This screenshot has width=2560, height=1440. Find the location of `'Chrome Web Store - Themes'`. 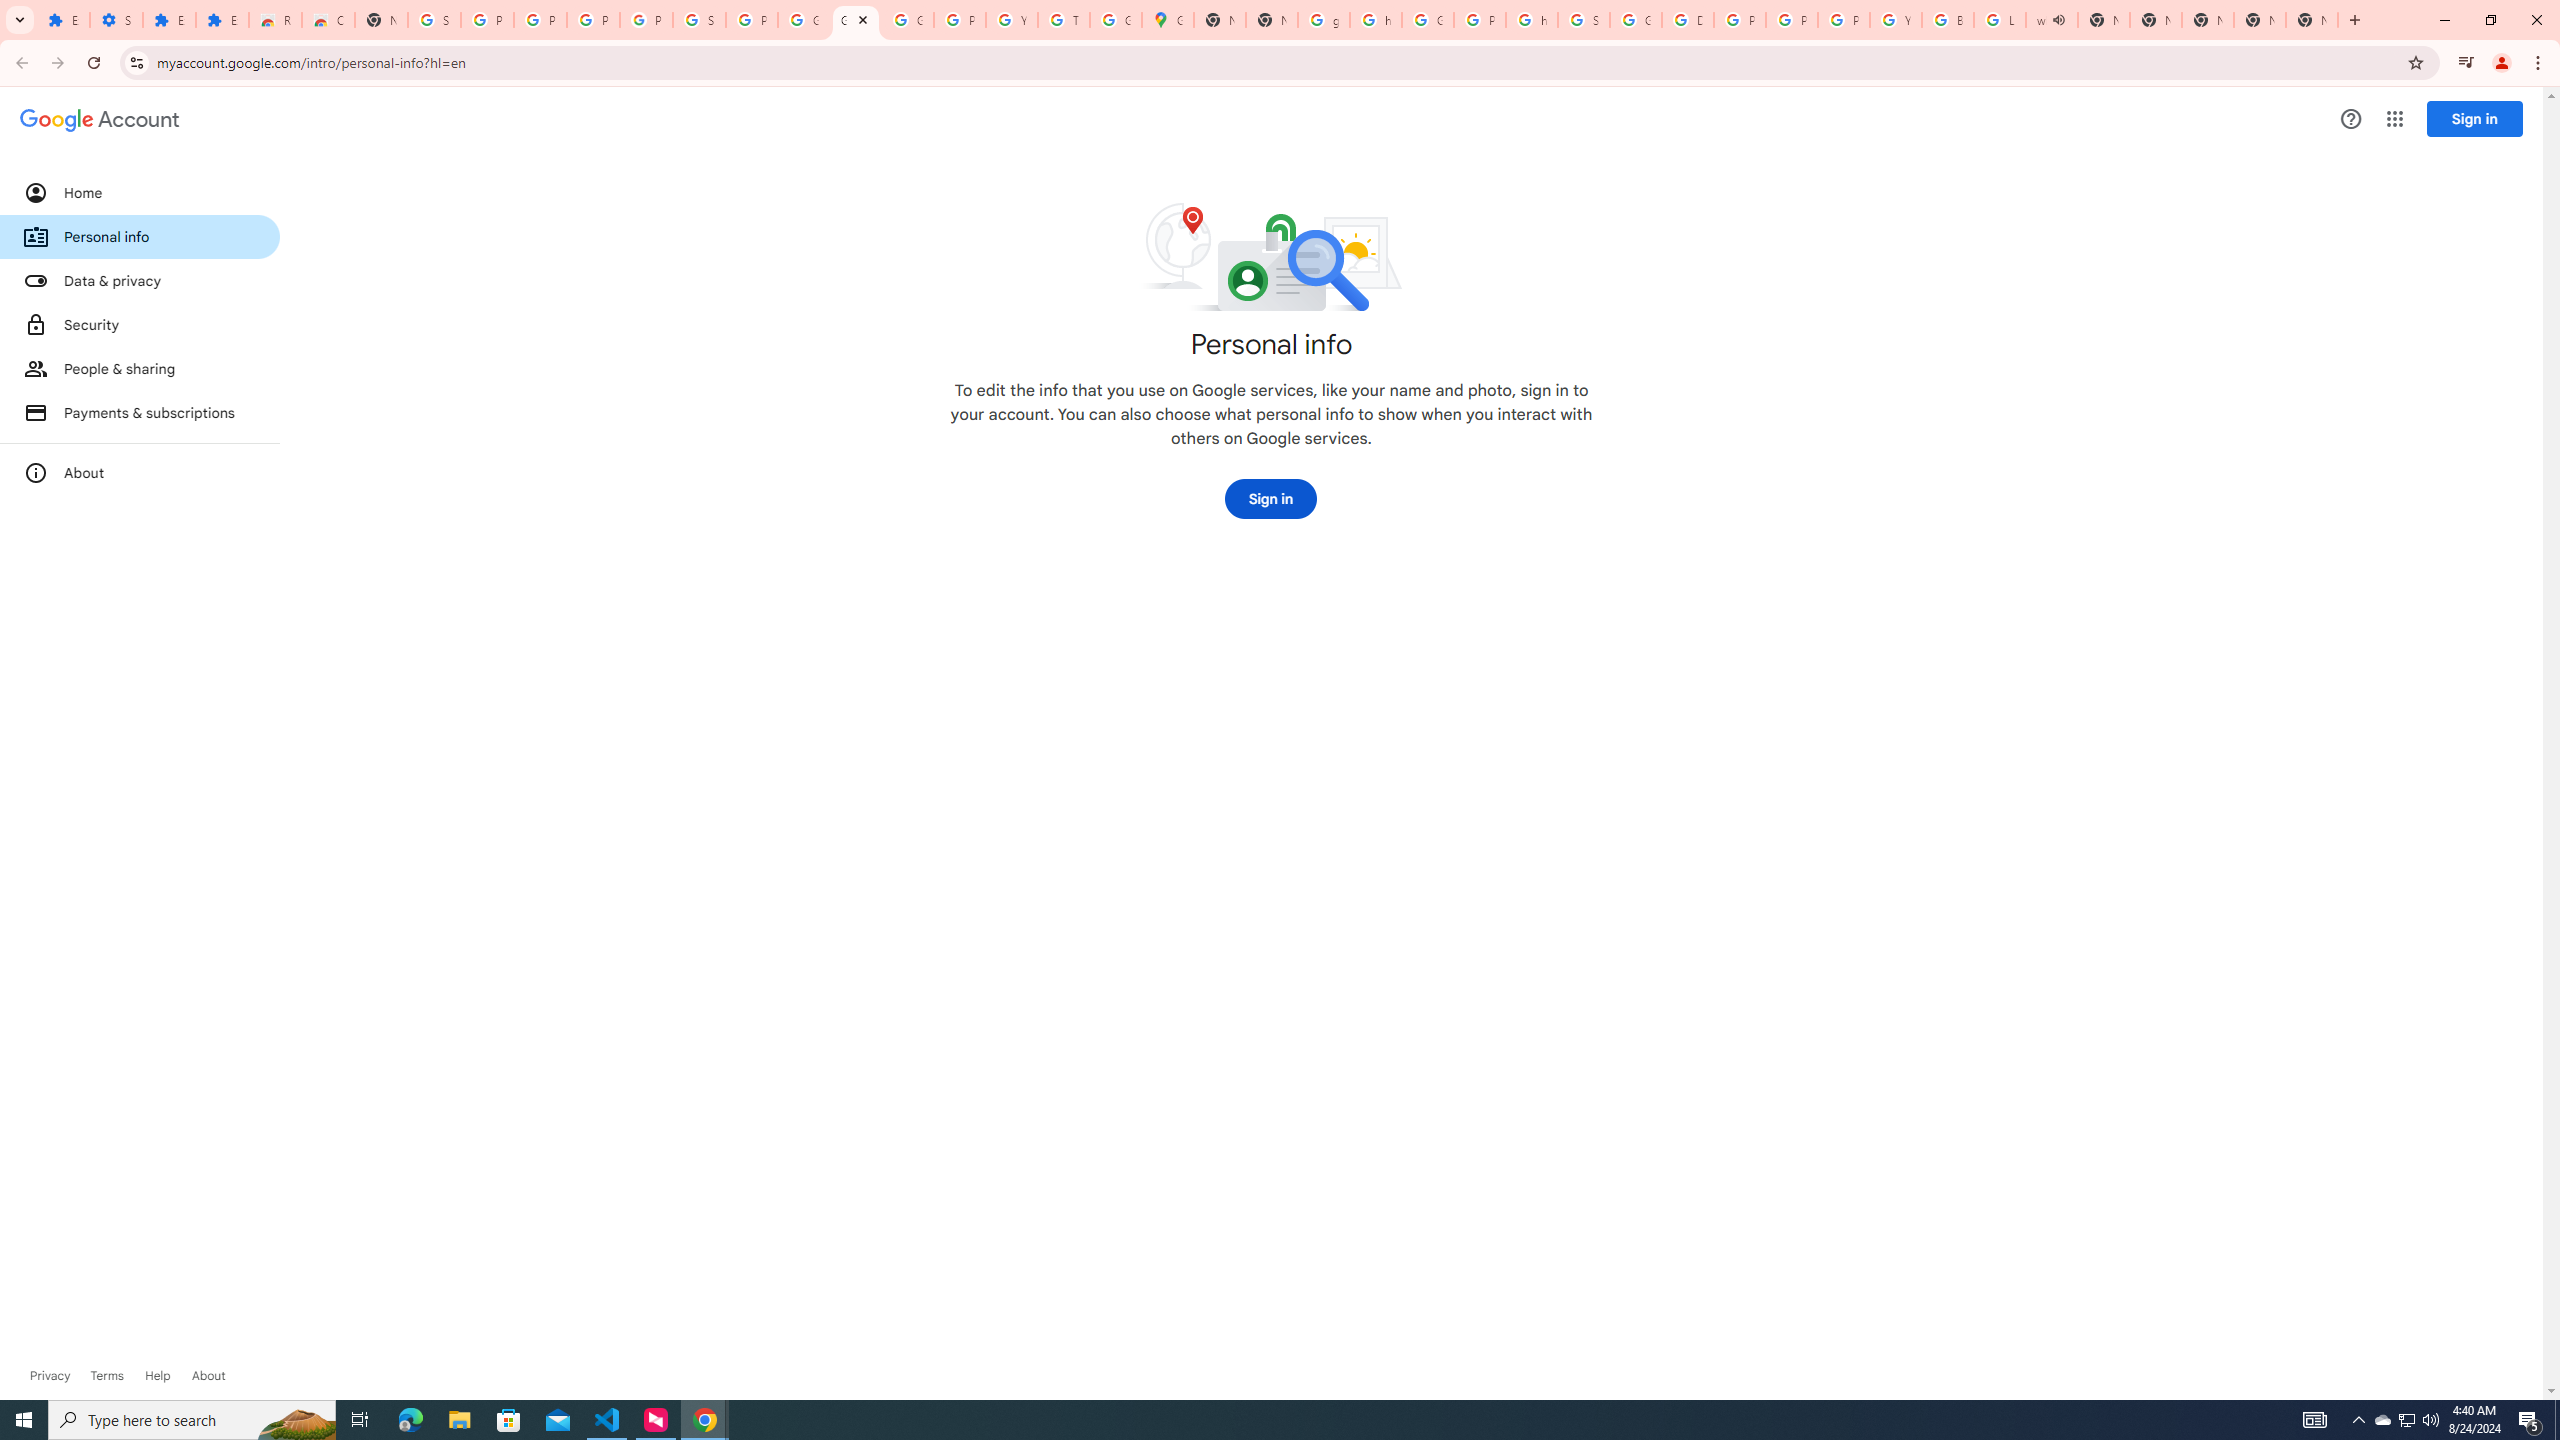

'Chrome Web Store - Themes' is located at coordinates (326, 19).